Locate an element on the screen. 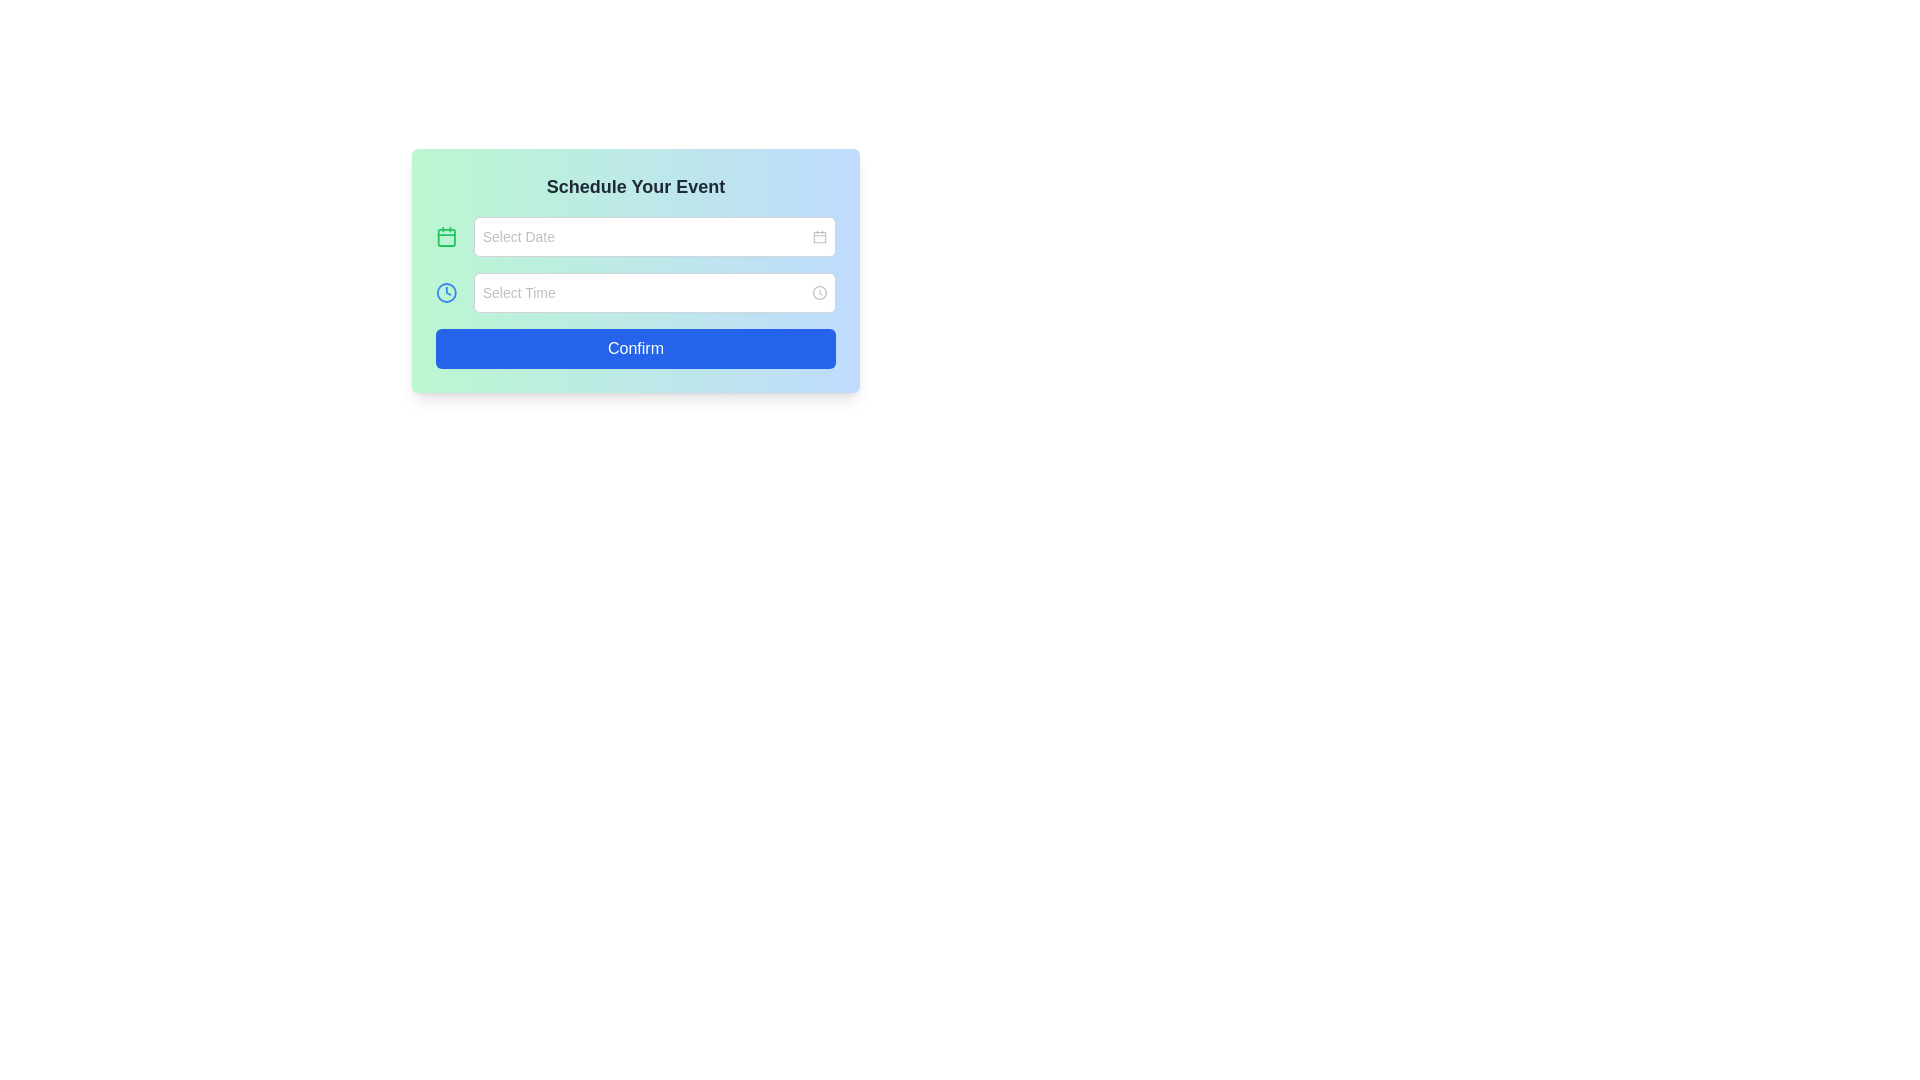 The image size is (1920, 1080). the circular SVG element that forms part of the clock symbol next to the 'Select Time' input field is located at coordinates (445, 293).